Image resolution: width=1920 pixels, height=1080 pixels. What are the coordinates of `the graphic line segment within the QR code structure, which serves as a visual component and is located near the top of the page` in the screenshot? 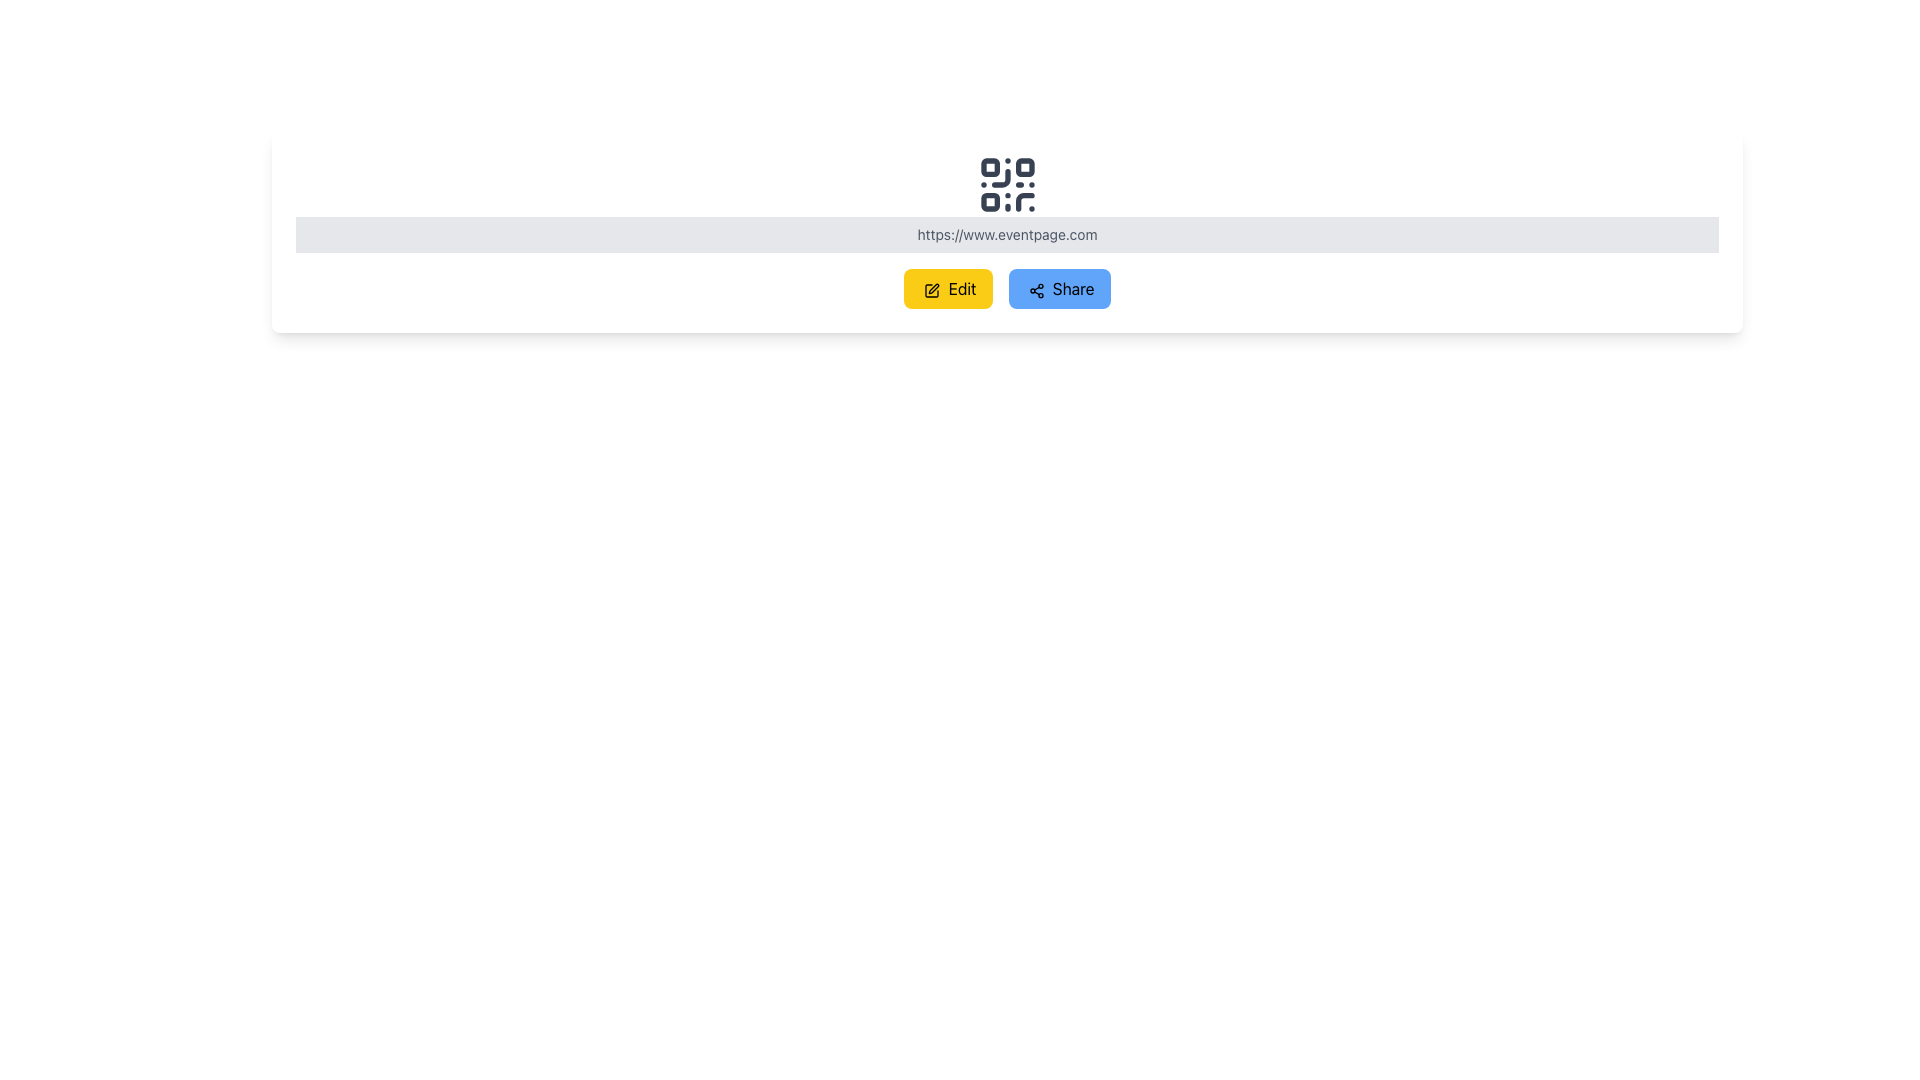 It's located at (1000, 177).